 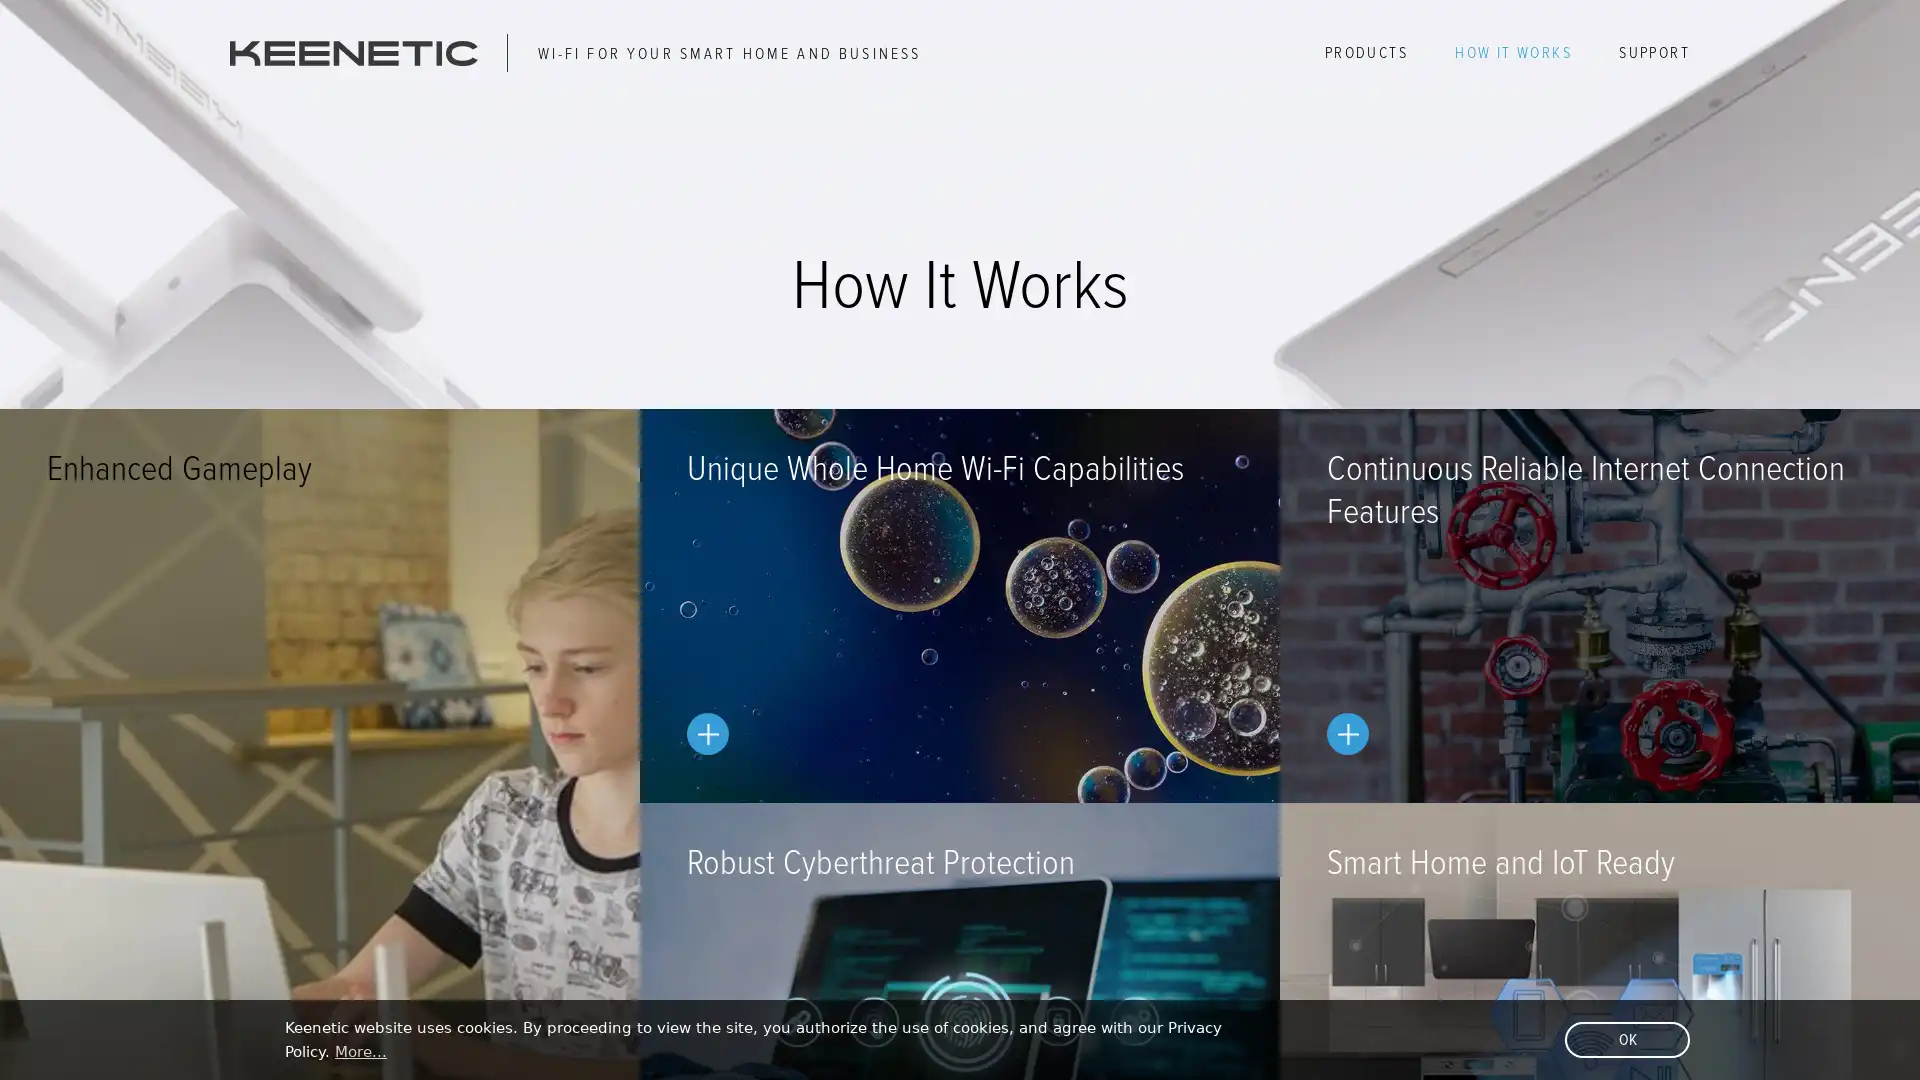 What do you see at coordinates (1627, 1038) in the screenshot?
I see `dismiss cookie message` at bounding box center [1627, 1038].